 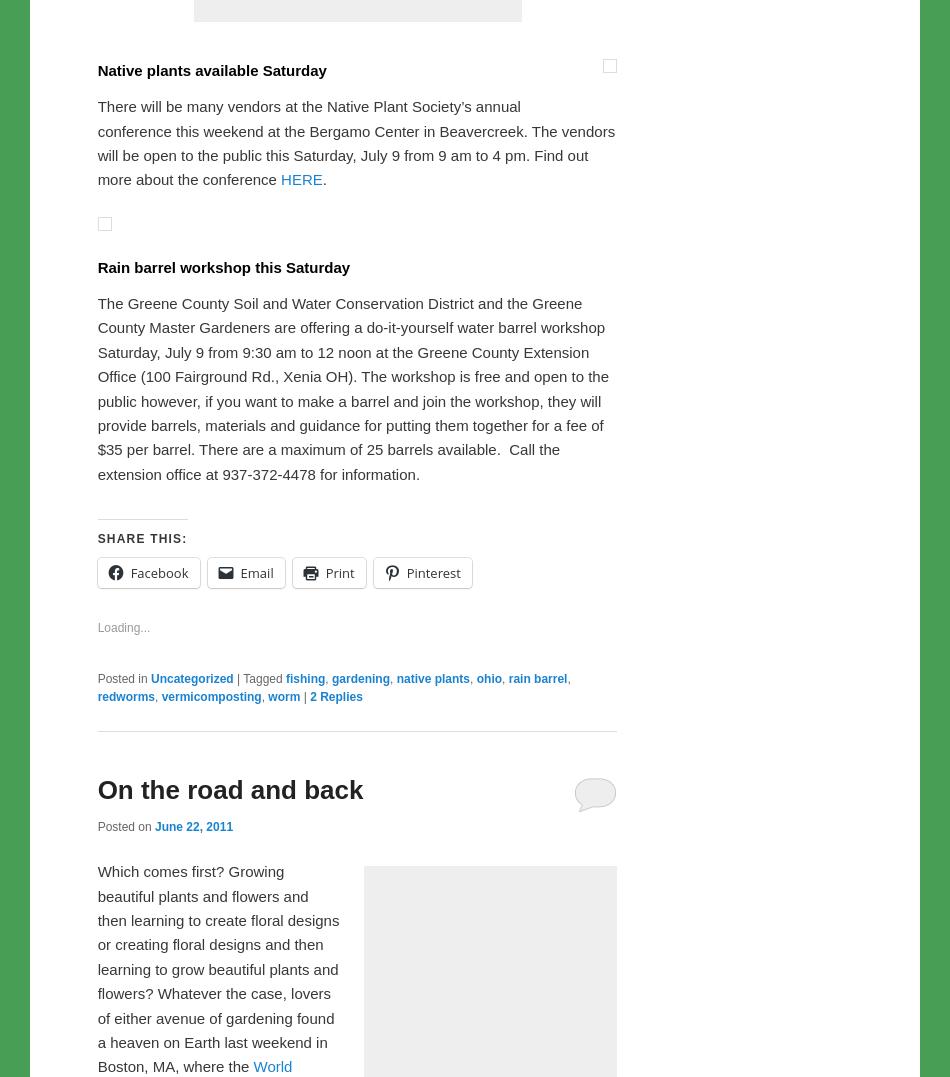 What do you see at coordinates (255, 992) in the screenshot?
I see `'Email'` at bounding box center [255, 992].